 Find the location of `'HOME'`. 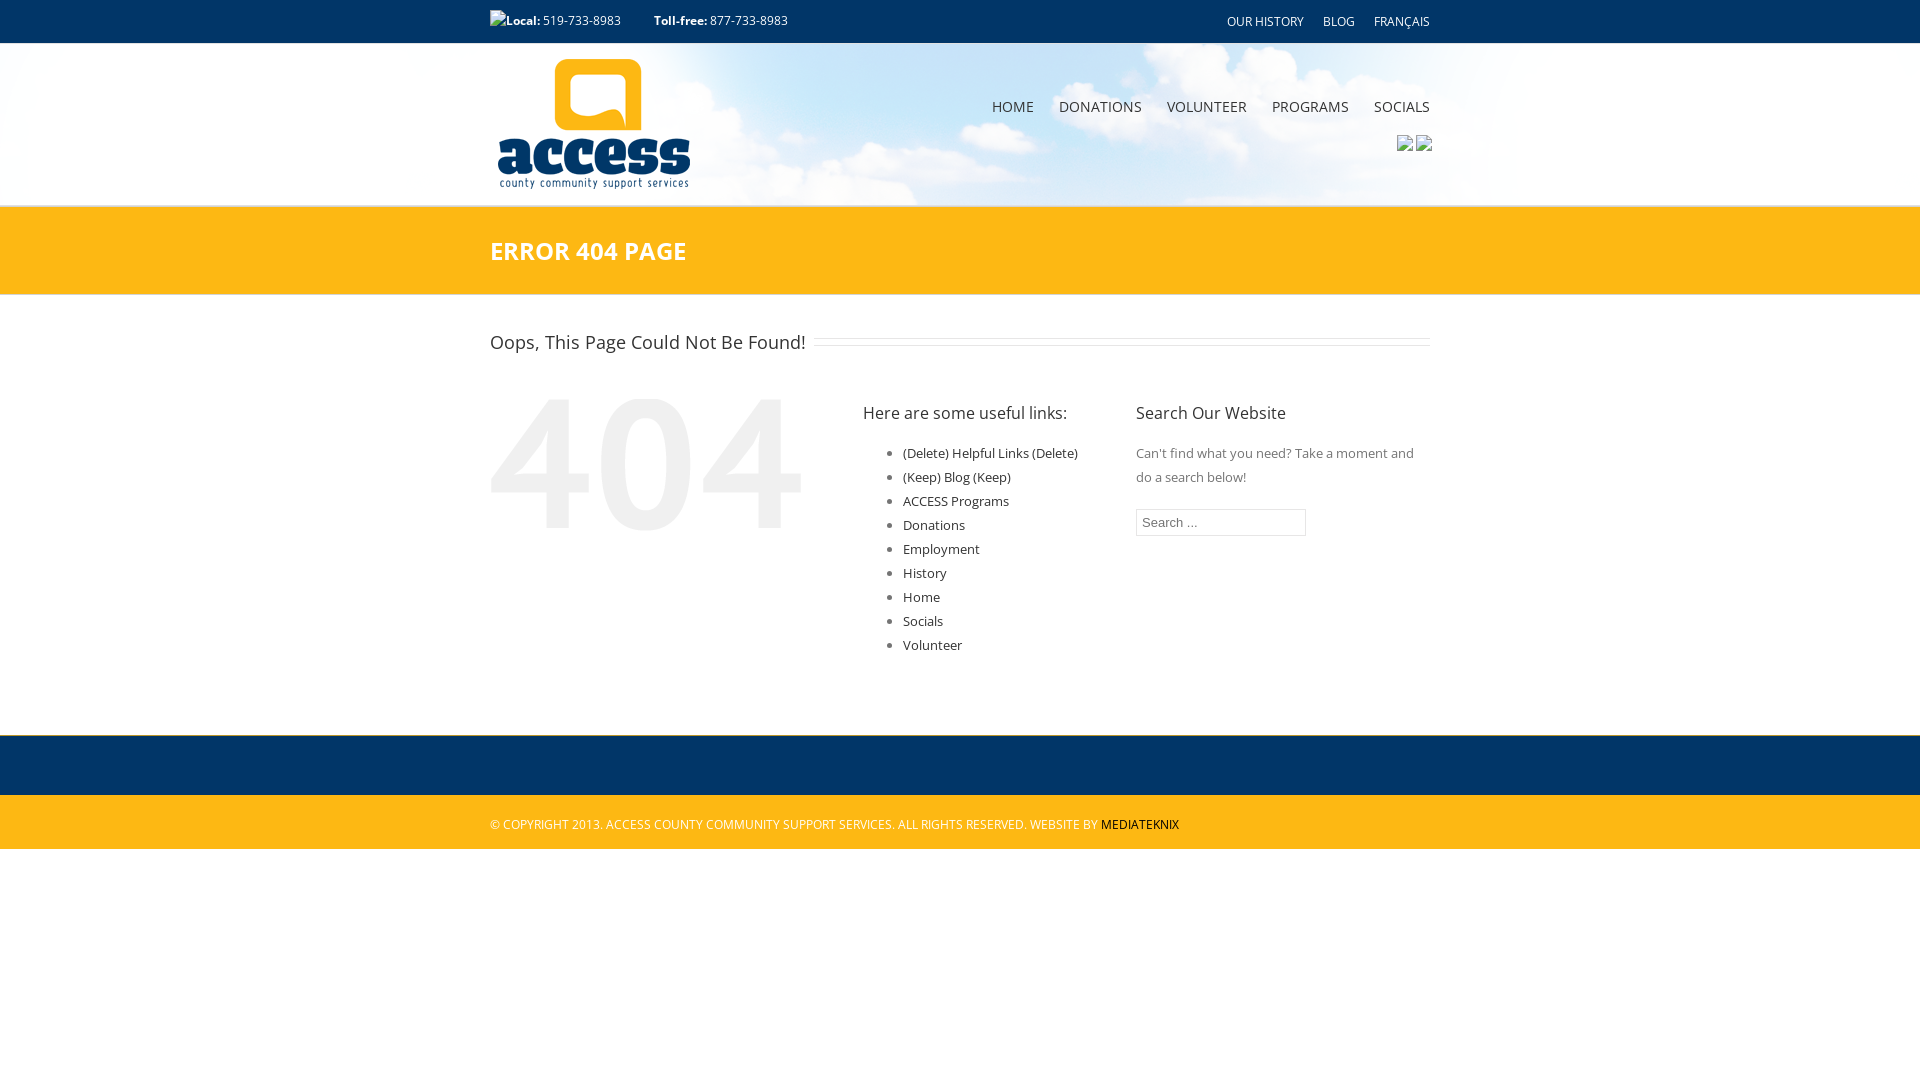

'HOME' is located at coordinates (992, 105).